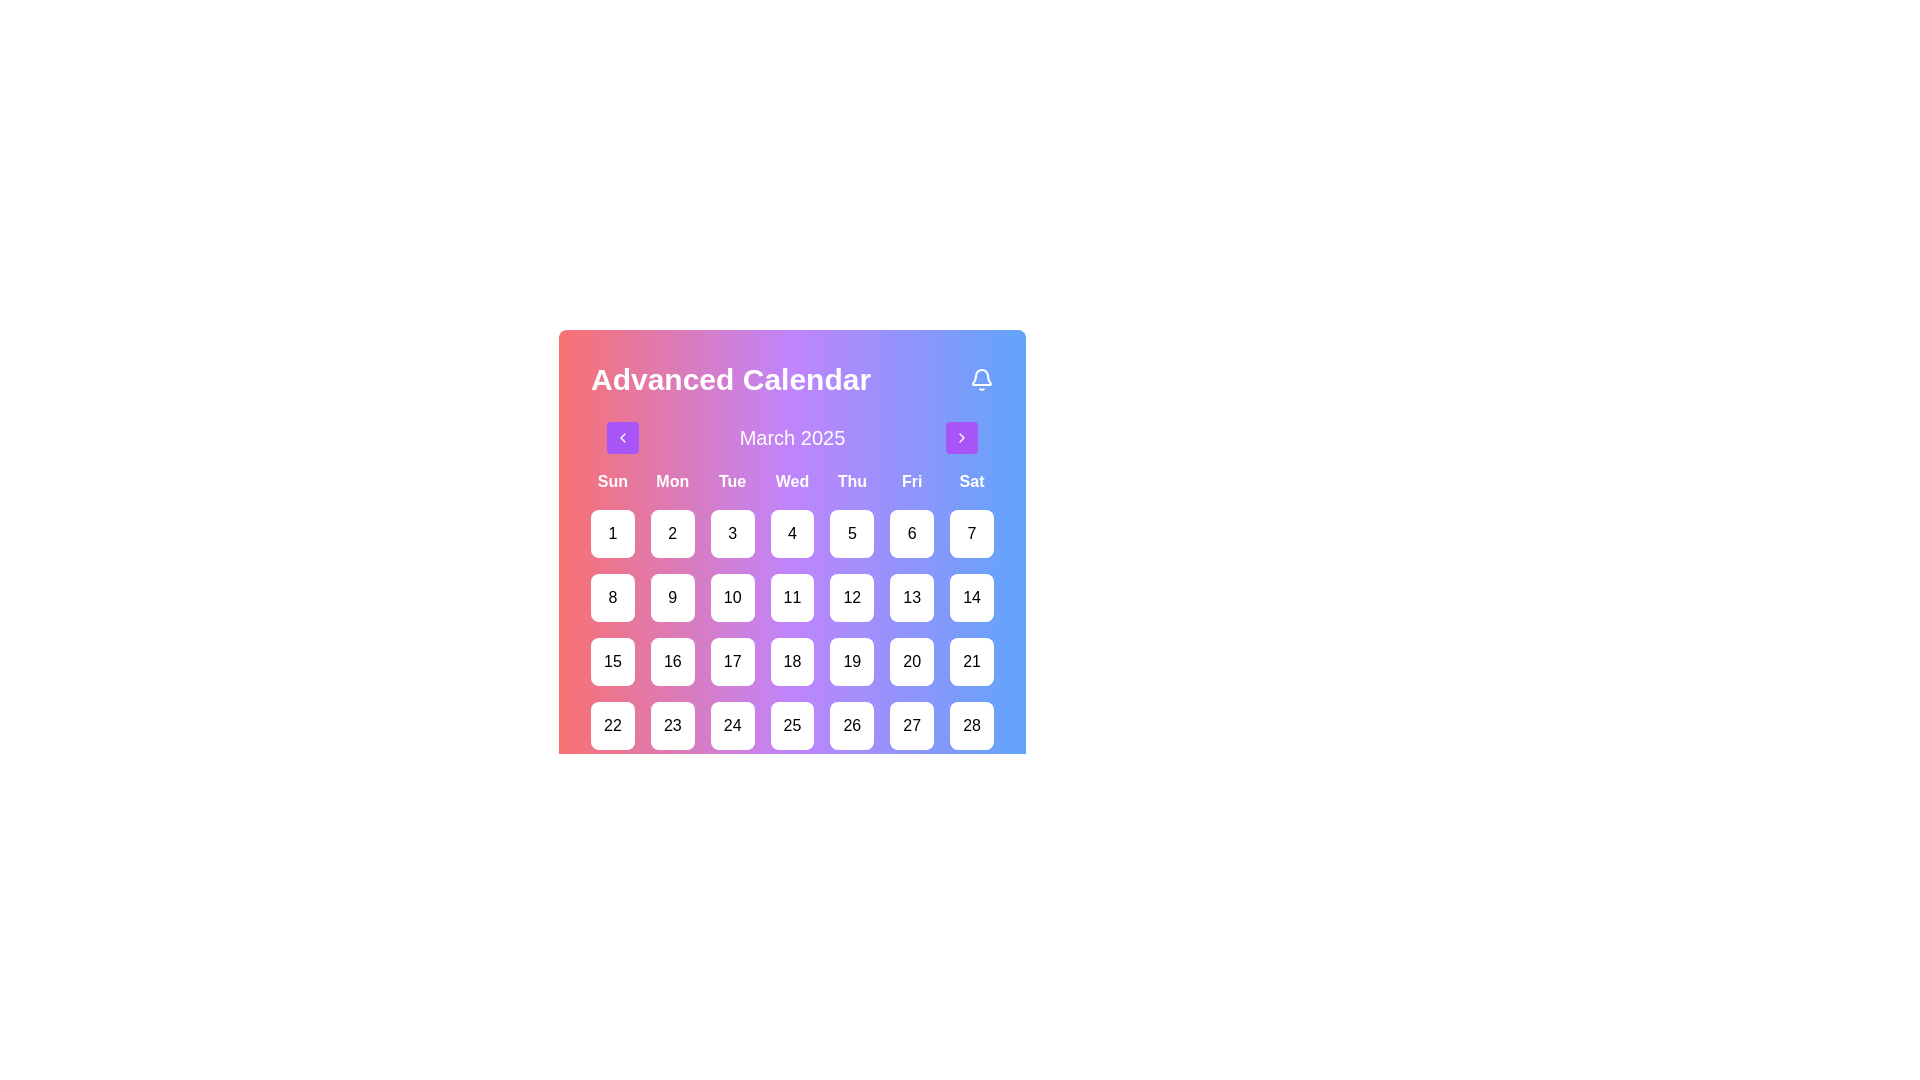 This screenshot has height=1080, width=1920. I want to click on the clickable calendar date cell representing the 13th of March 2025, so click(911, 596).